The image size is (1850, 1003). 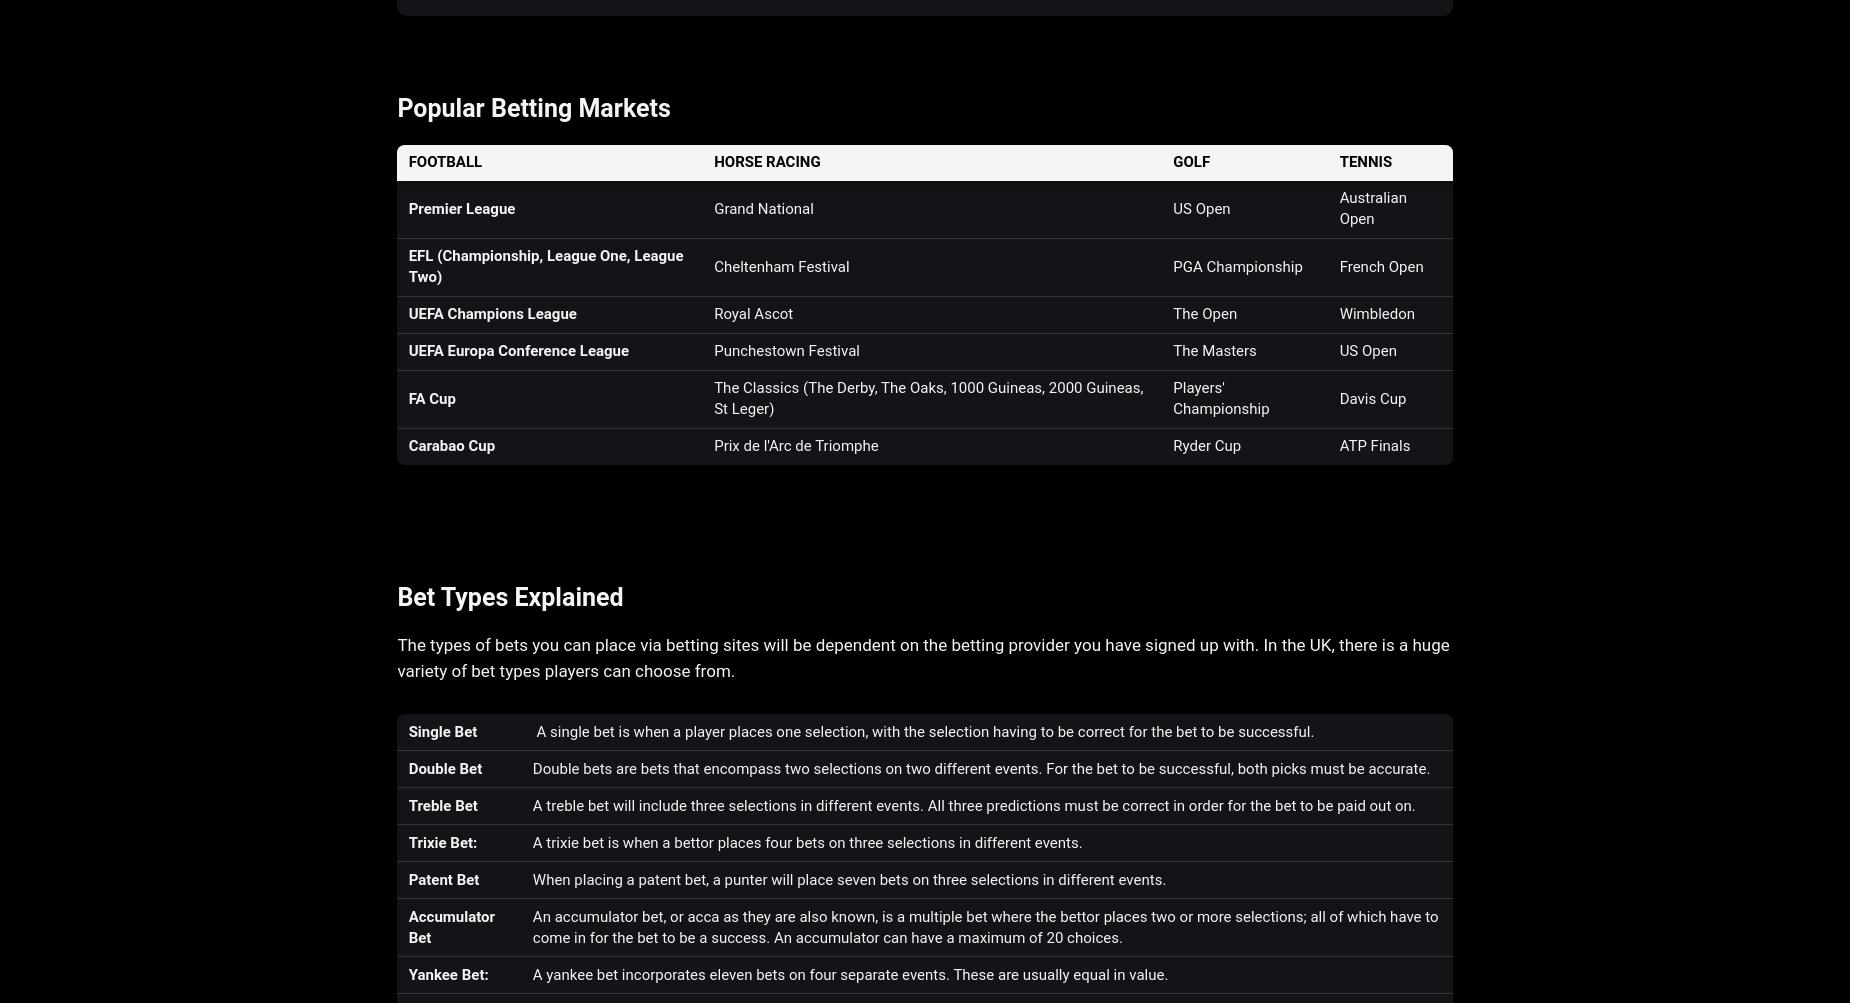 I want to click on 'A yankee bet incorporates eleven bets on four separate events. These are usually equal in value.', so click(x=850, y=973).